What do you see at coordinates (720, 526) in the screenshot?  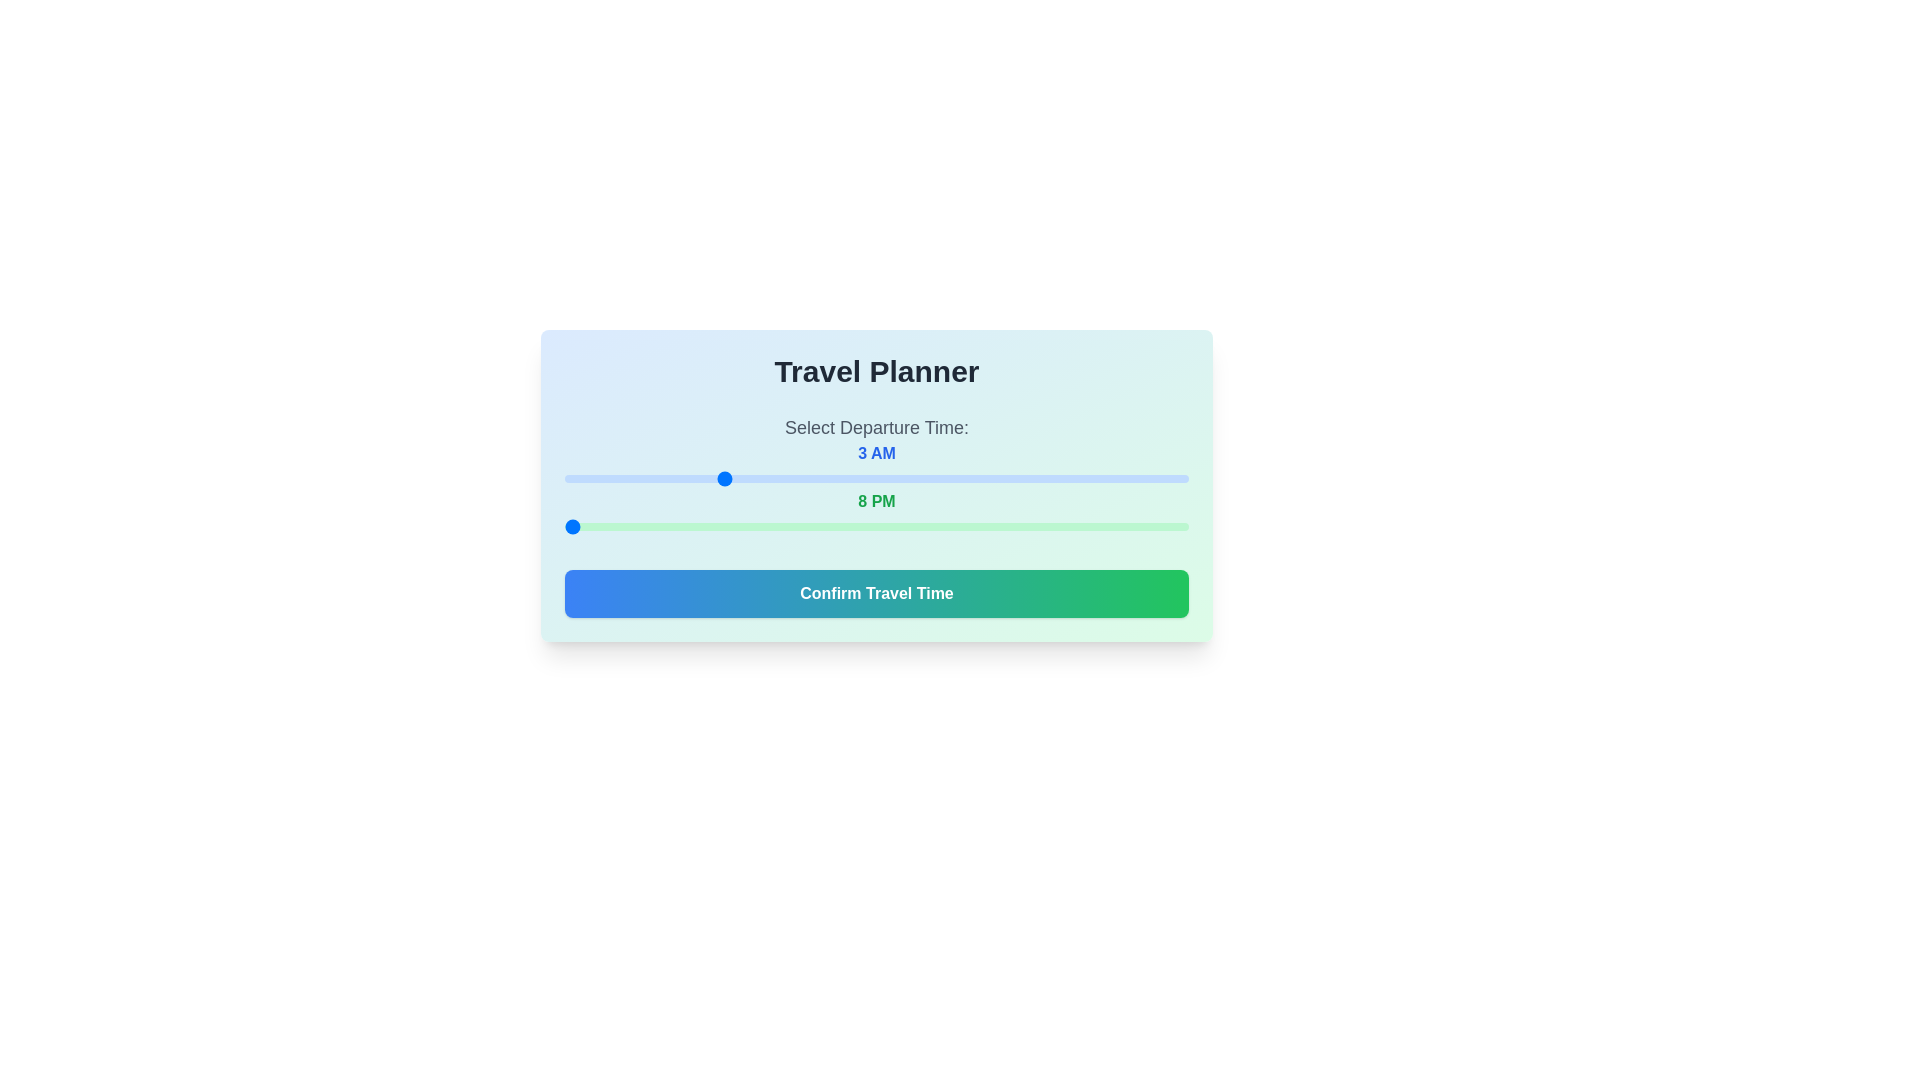 I see `the slider value` at bounding box center [720, 526].